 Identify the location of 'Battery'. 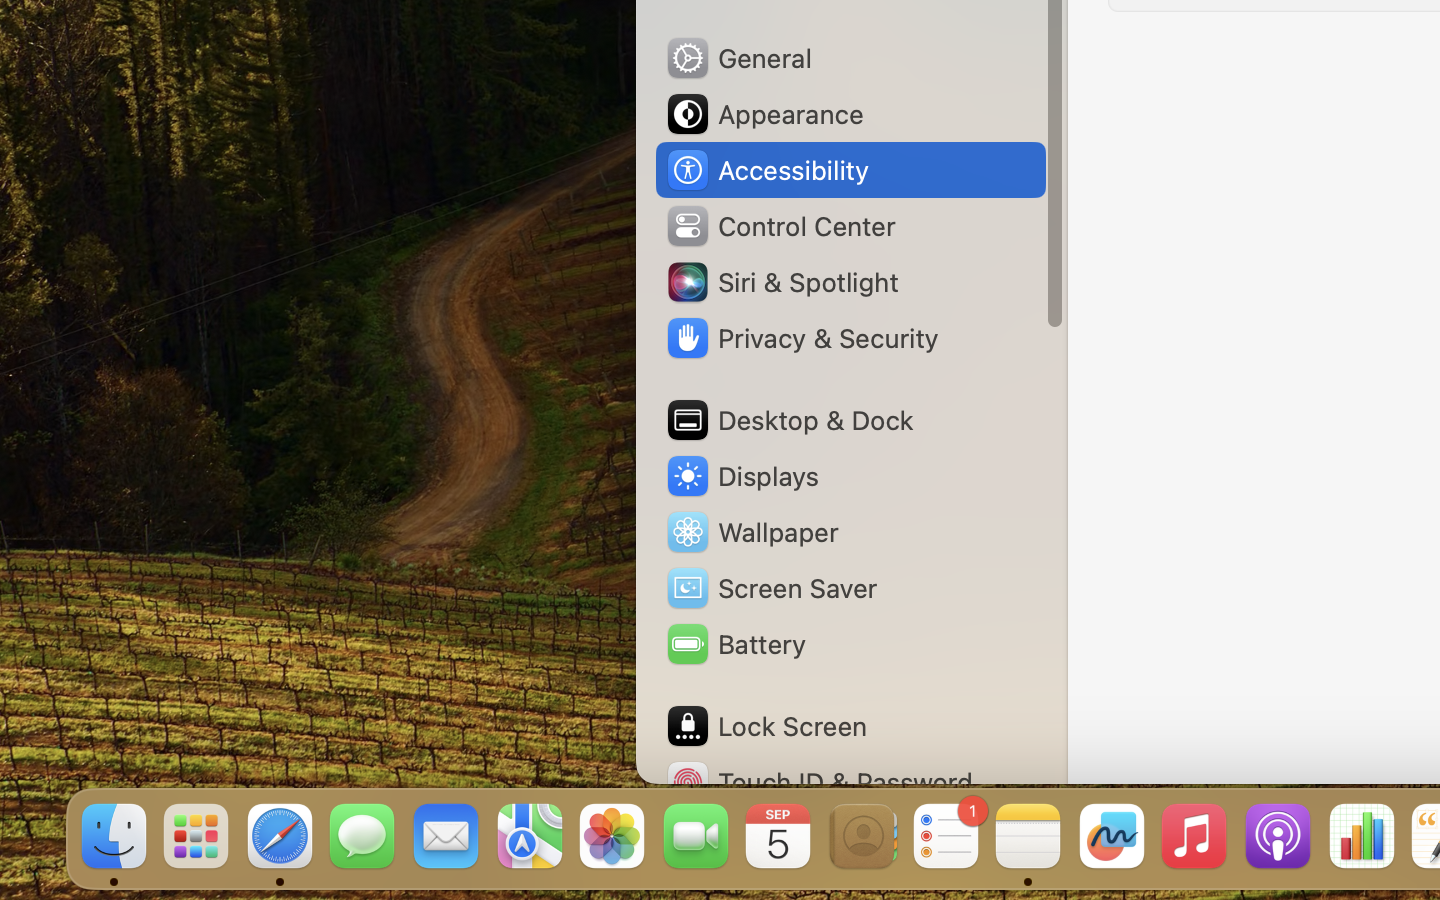
(733, 644).